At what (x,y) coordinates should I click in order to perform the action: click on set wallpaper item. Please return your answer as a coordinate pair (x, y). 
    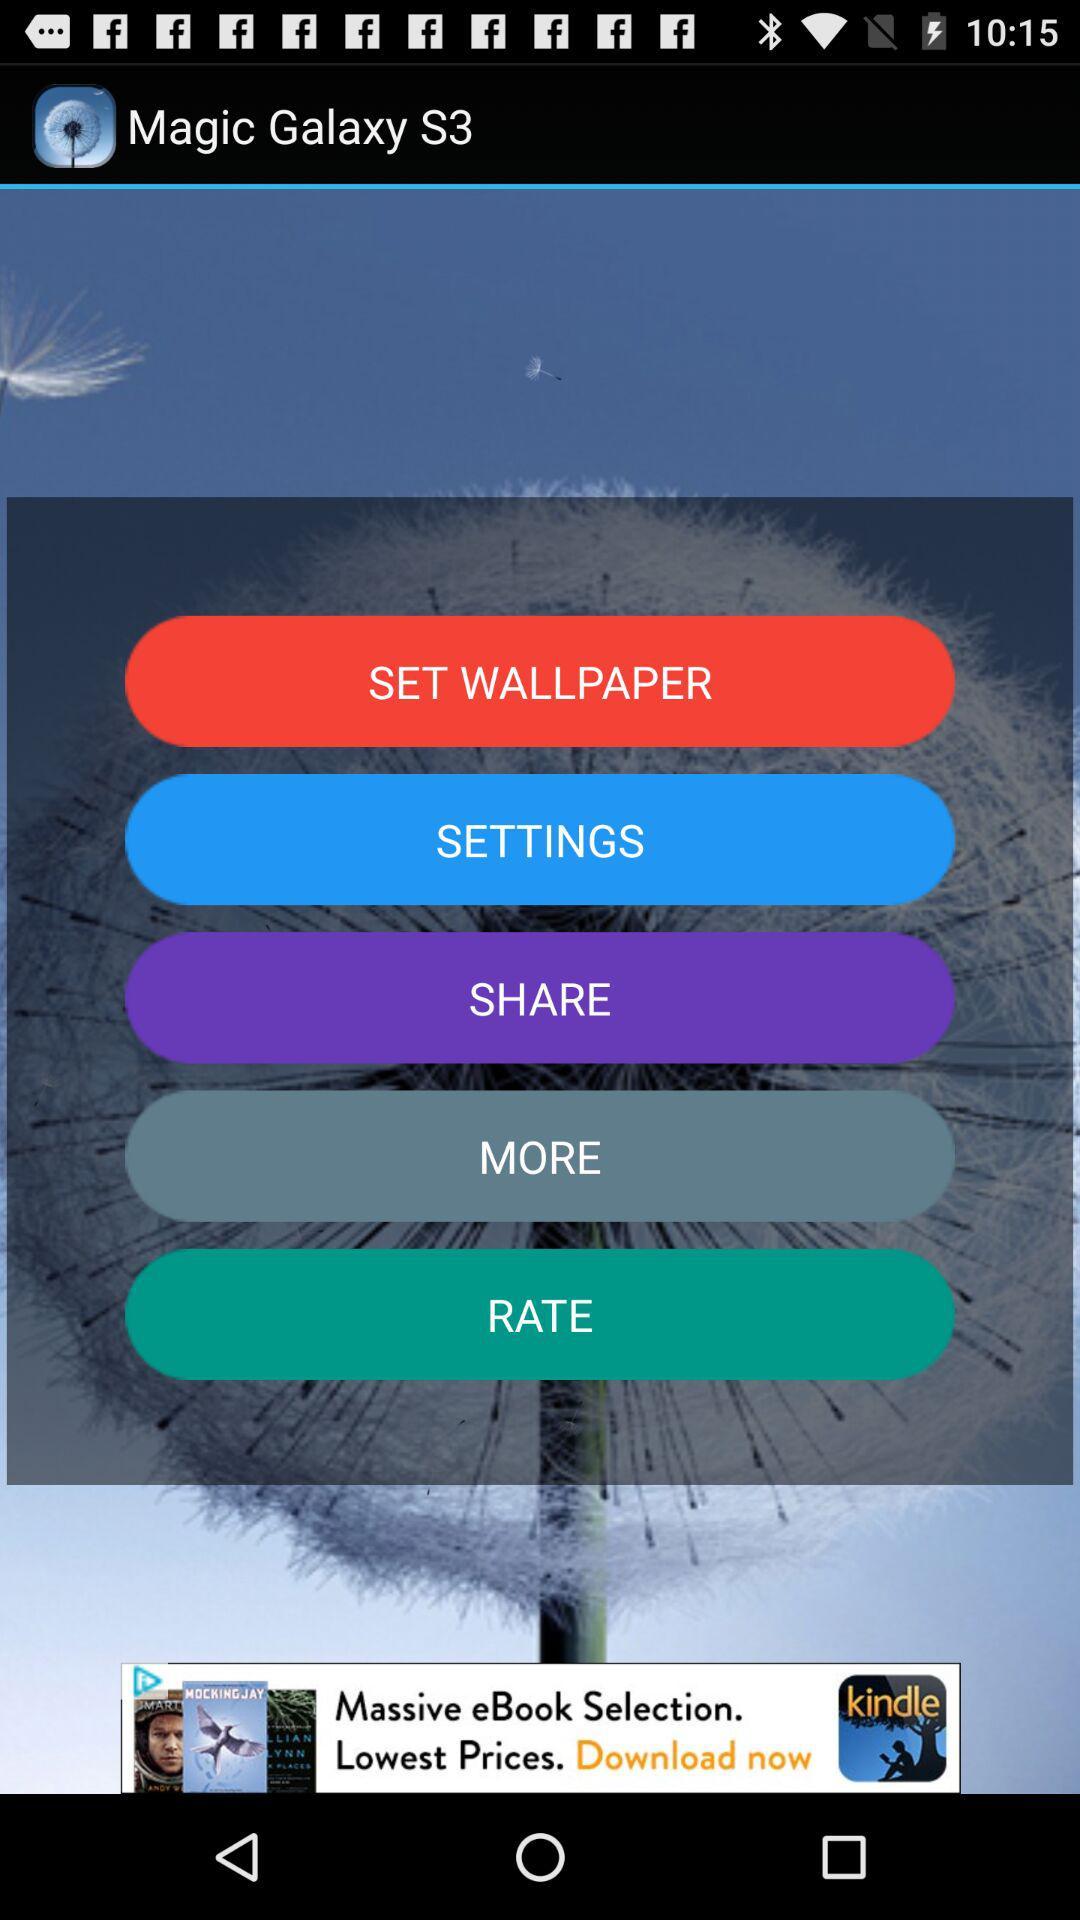
    Looking at the image, I should click on (540, 681).